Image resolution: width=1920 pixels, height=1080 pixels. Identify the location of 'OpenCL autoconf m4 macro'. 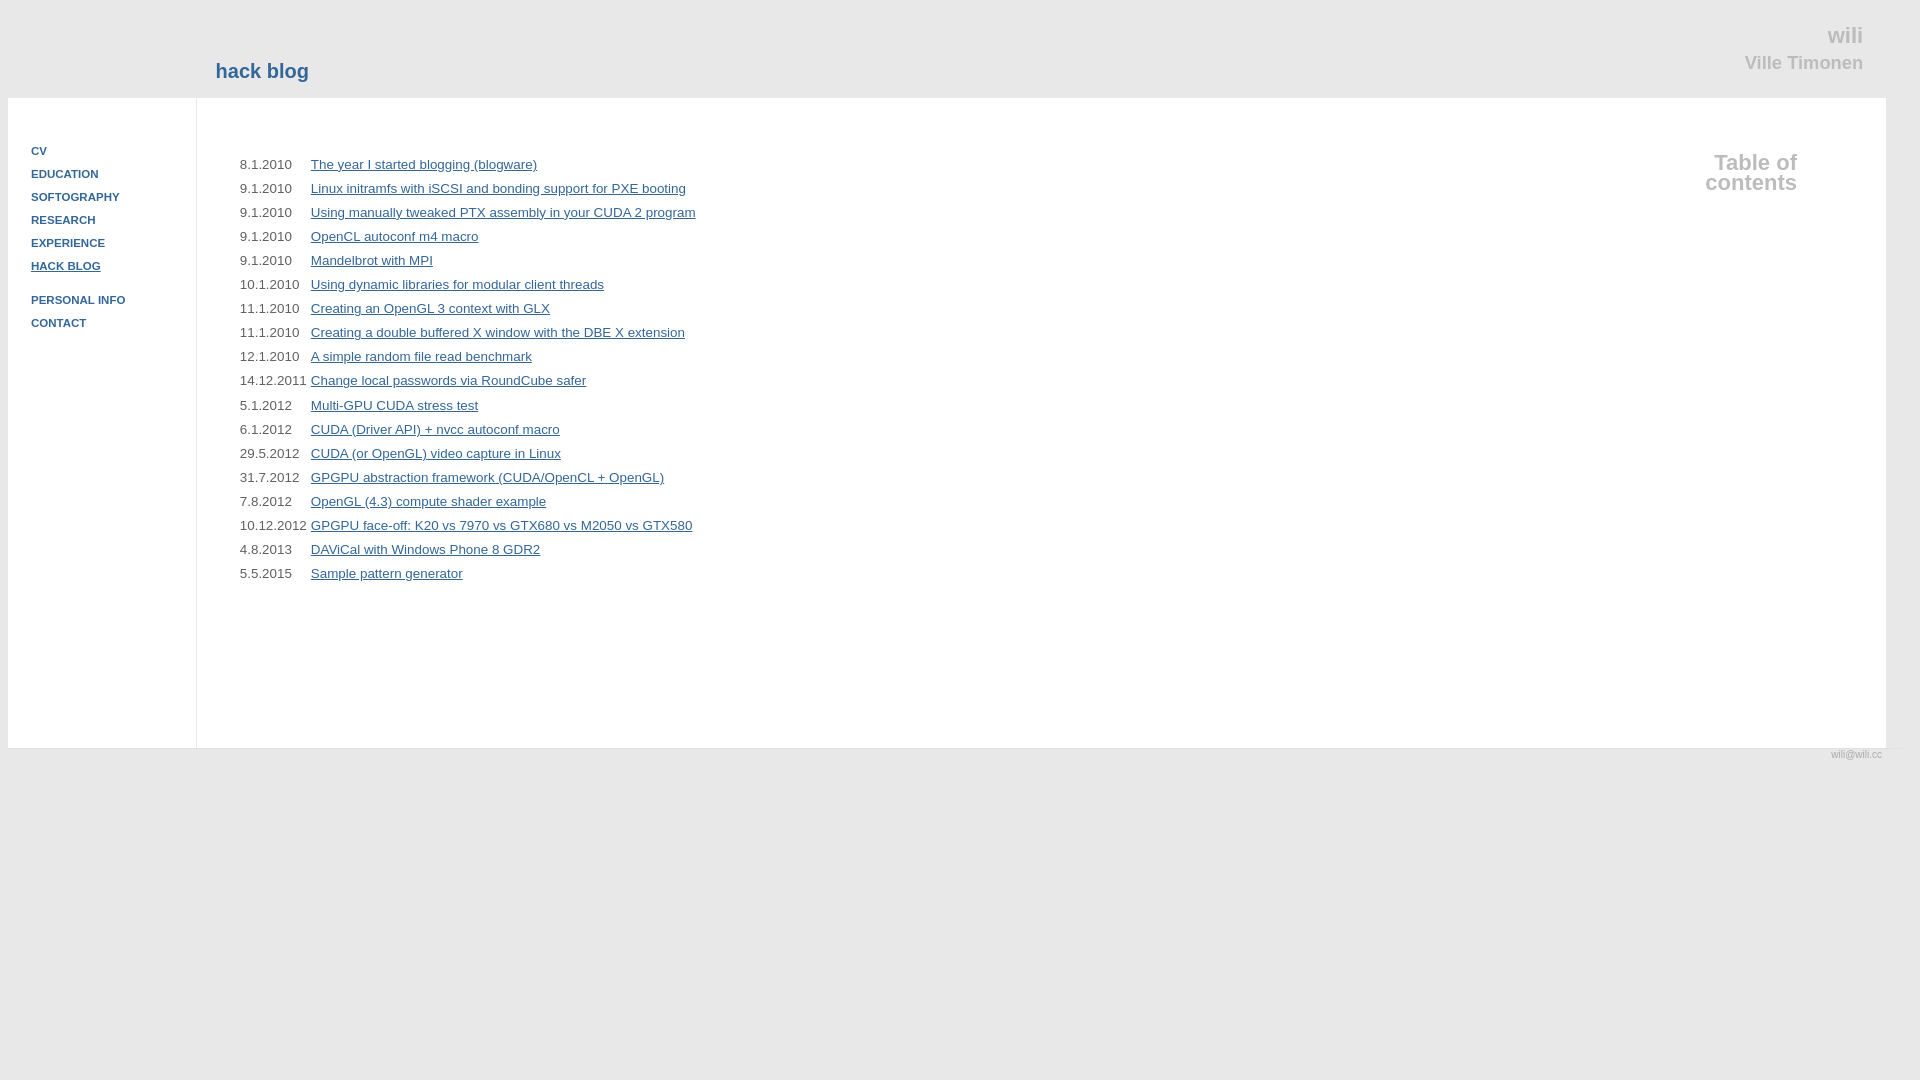
(394, 235).